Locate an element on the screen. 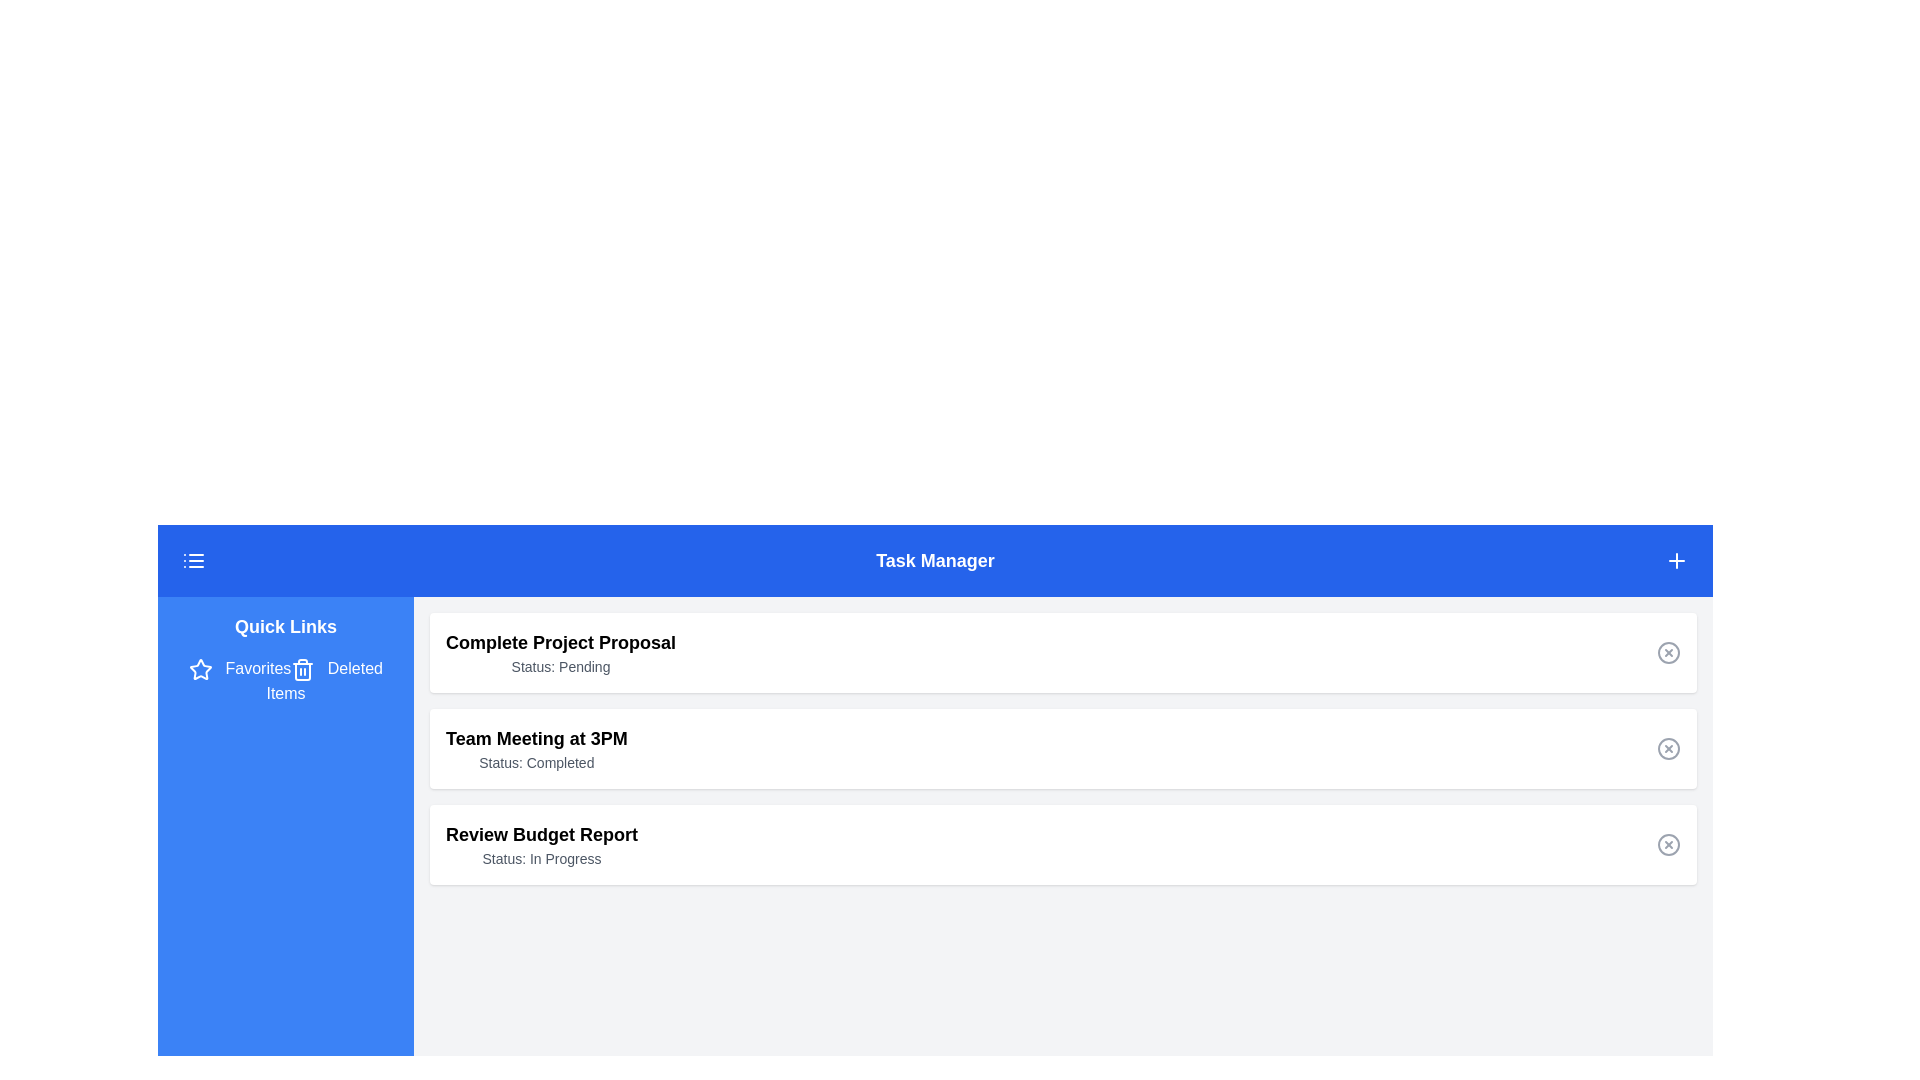 The width and height of the screenshot is (1920, 1080). the Navigation menu links in the left sidebar titled 'Quick Links' is located at coordinates (285, 680).